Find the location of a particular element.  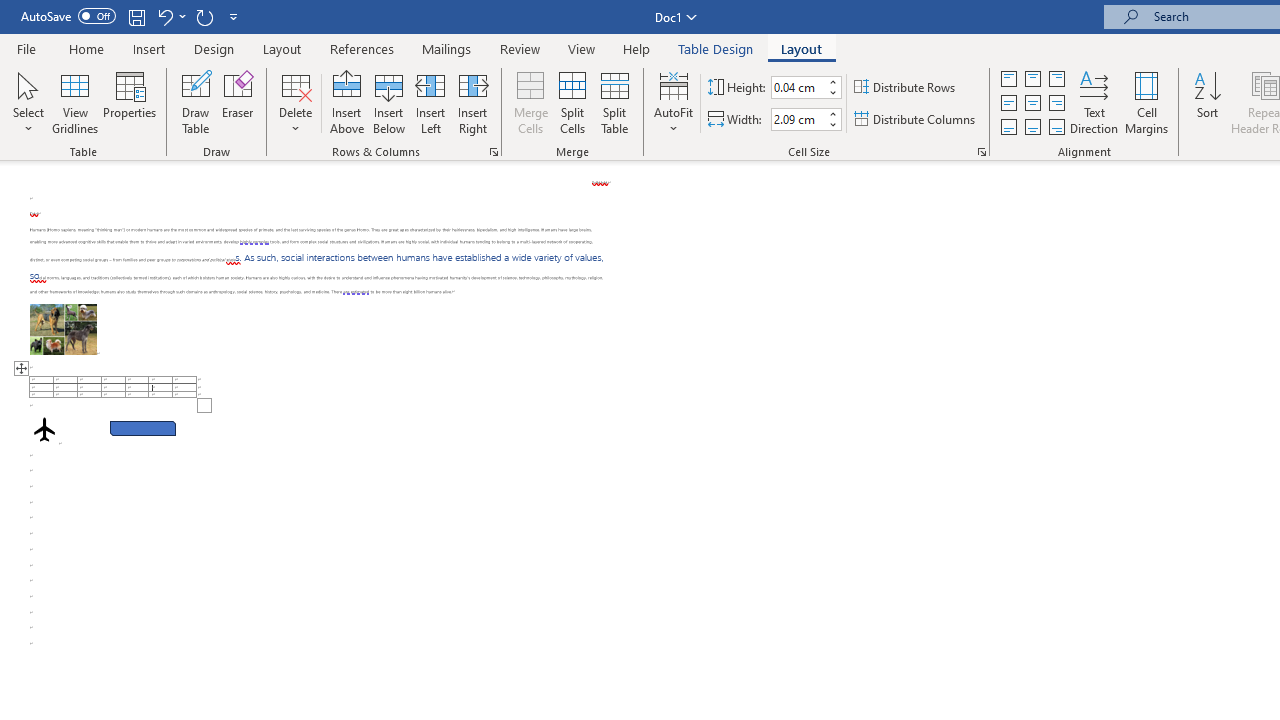

'Insert Right' is located at coordinates (471, 103).